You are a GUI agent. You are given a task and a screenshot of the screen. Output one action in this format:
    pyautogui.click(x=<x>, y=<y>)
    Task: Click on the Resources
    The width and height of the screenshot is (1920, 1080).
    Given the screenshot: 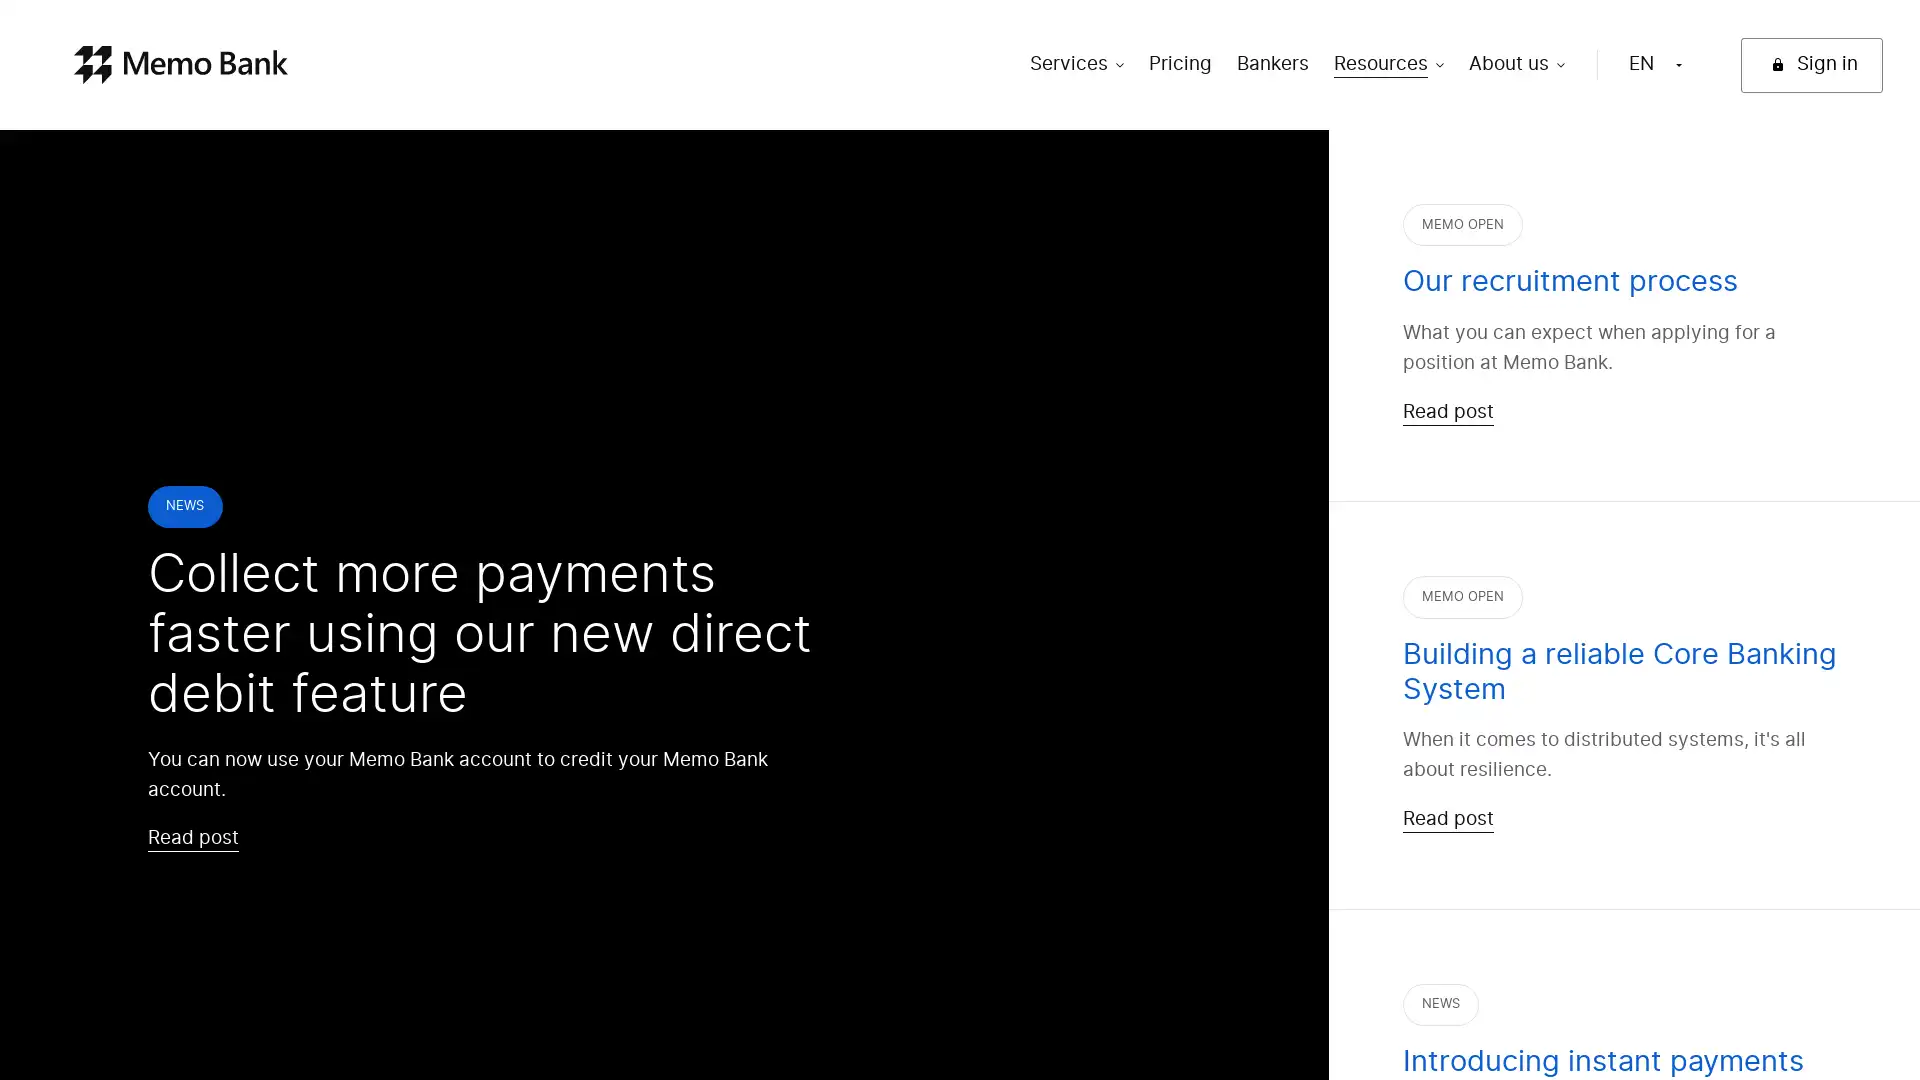 What is the action you would take?
    pyautogui.click(x=1387, y=64)
    